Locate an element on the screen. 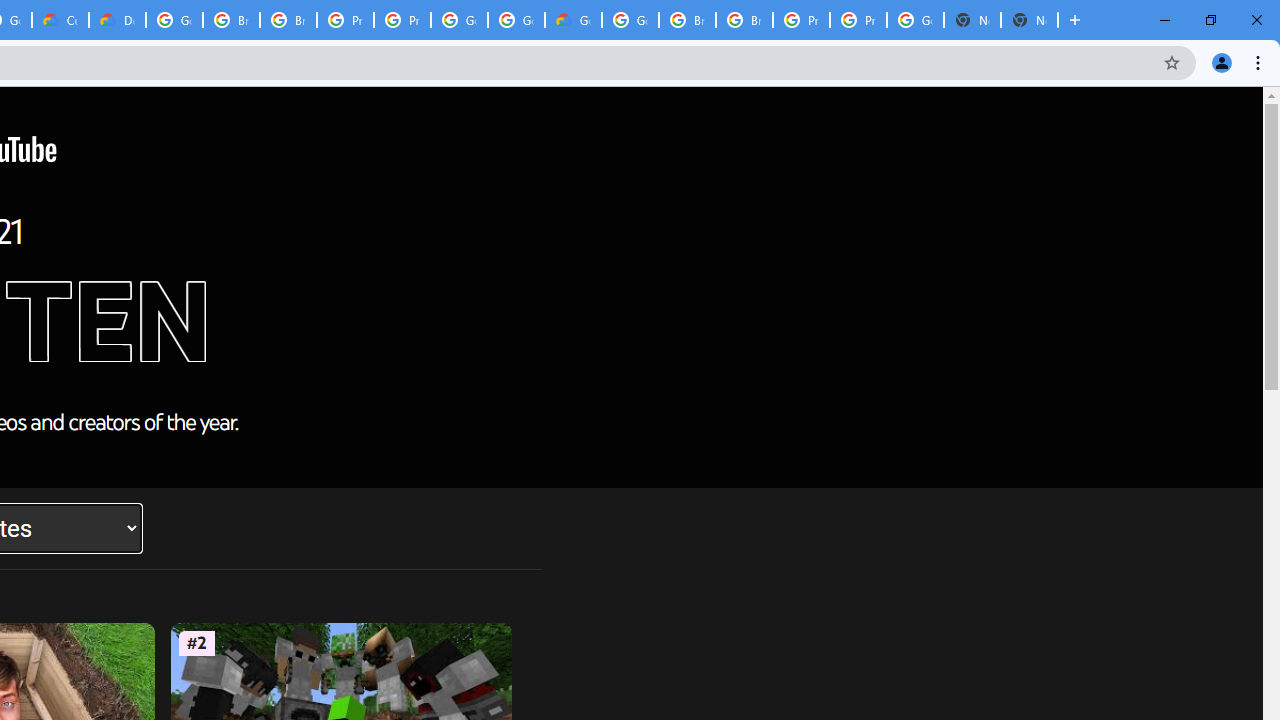 This screenshot has height=720, width=1280. 'Google Cloud Platform' is located at coordinates (458, 20).